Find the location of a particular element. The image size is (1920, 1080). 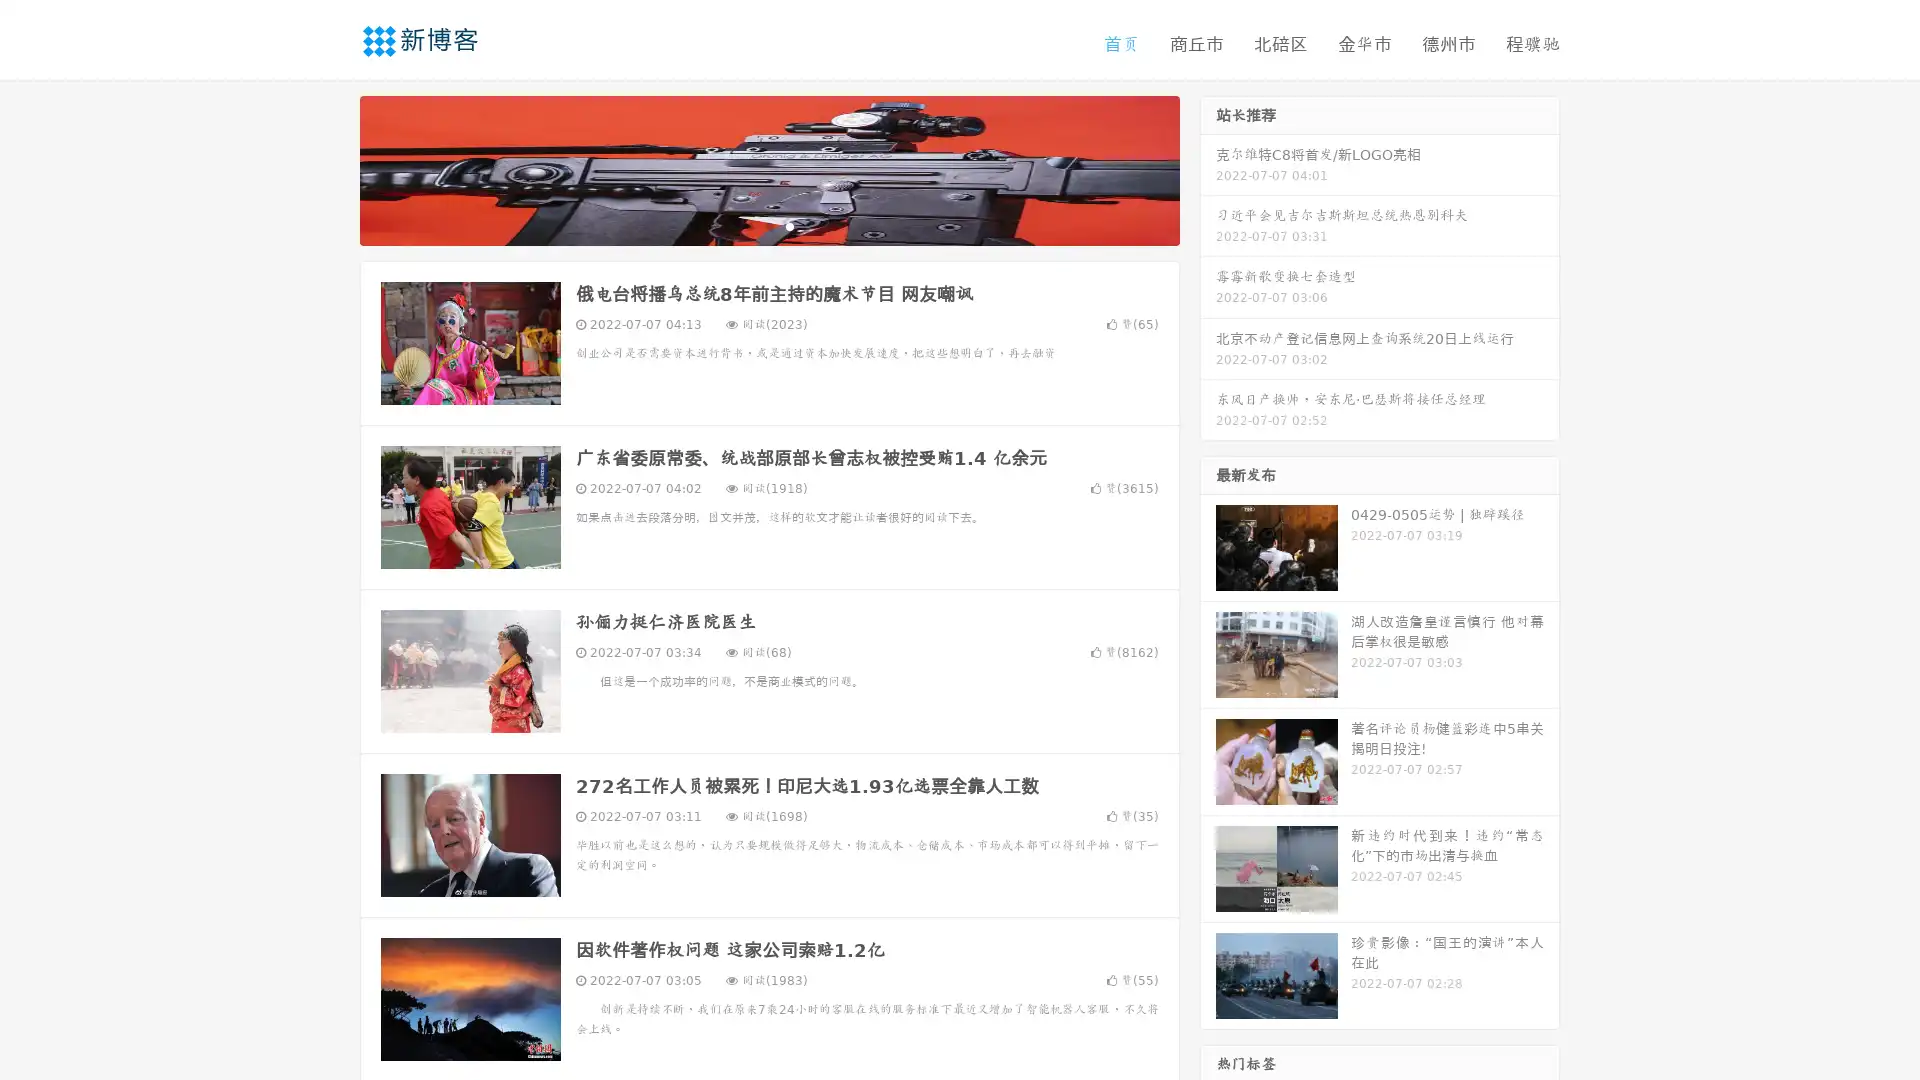

Next slide is located at coordinates (1208, 168).